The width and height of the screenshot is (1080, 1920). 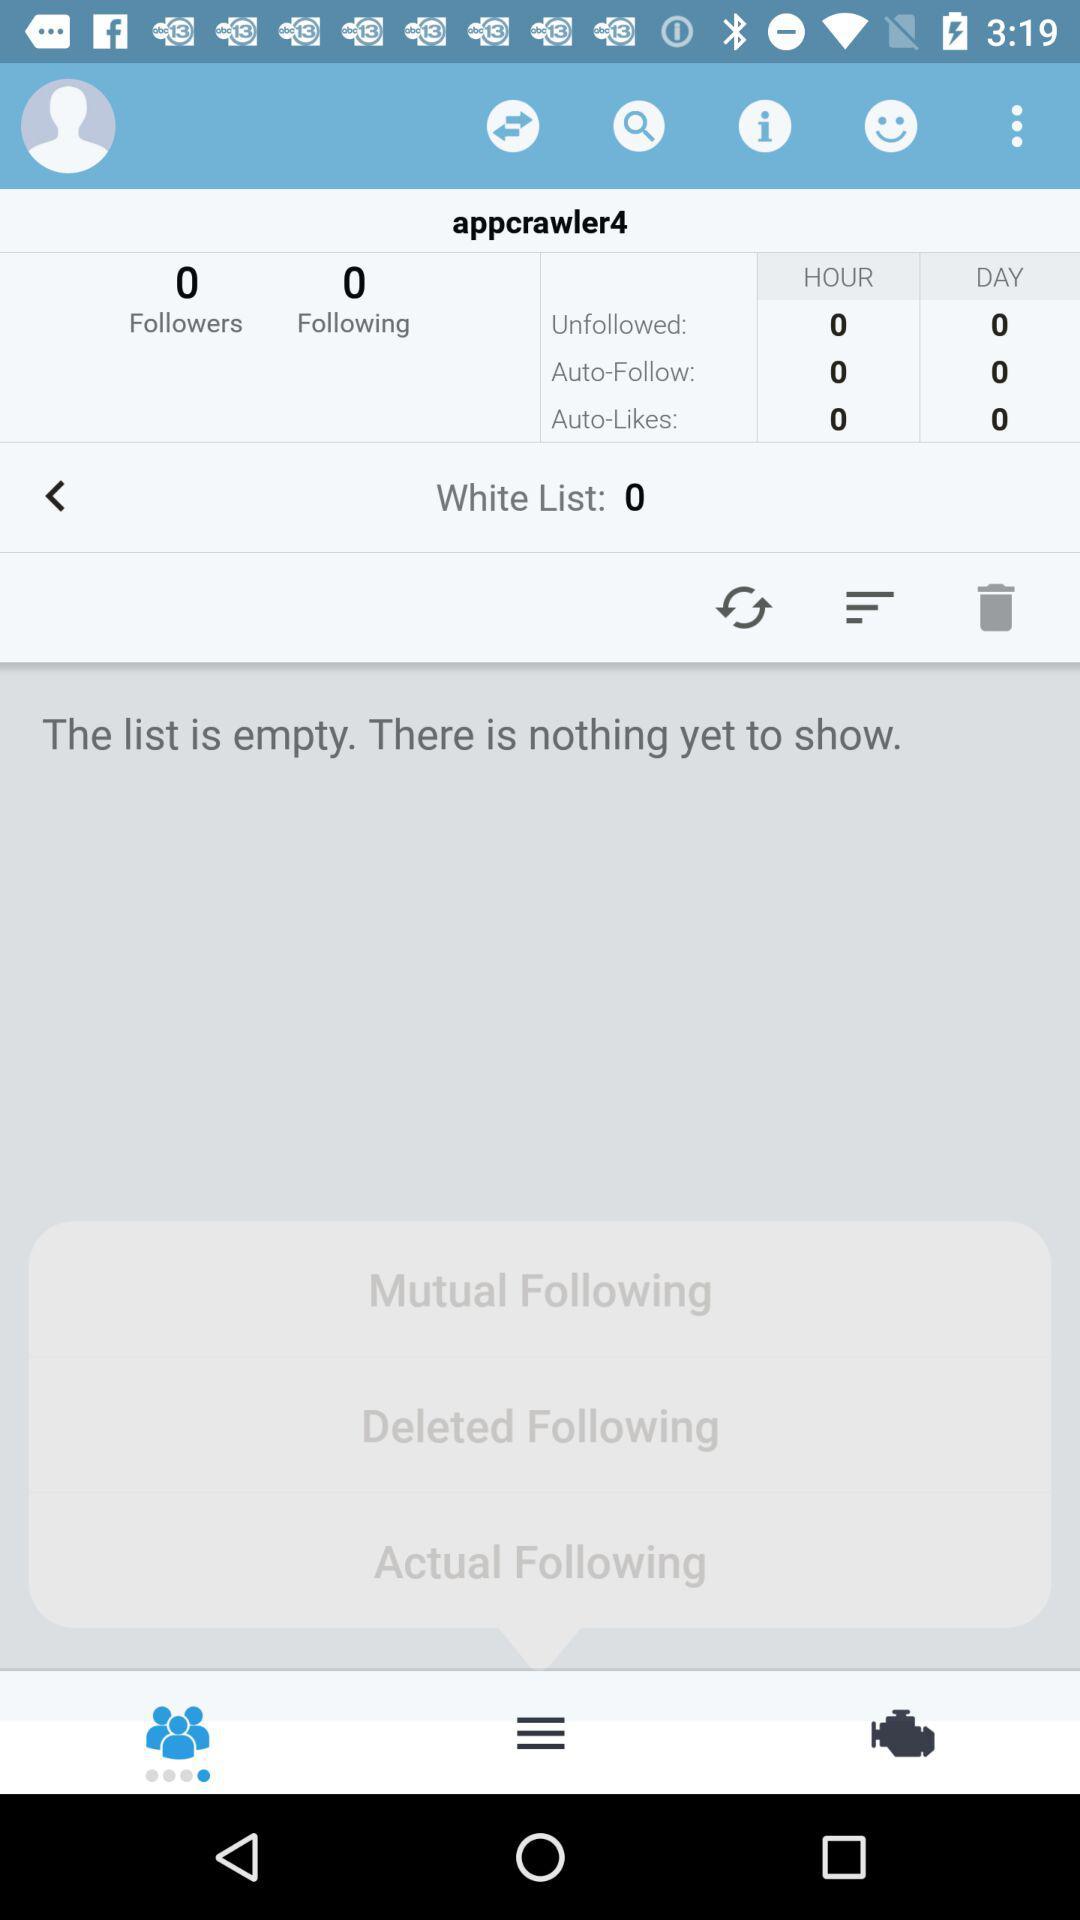 What do you see at coordinates (185, 295) in the screenshot?
I see `0 followers` at bounding box center [185, 295].